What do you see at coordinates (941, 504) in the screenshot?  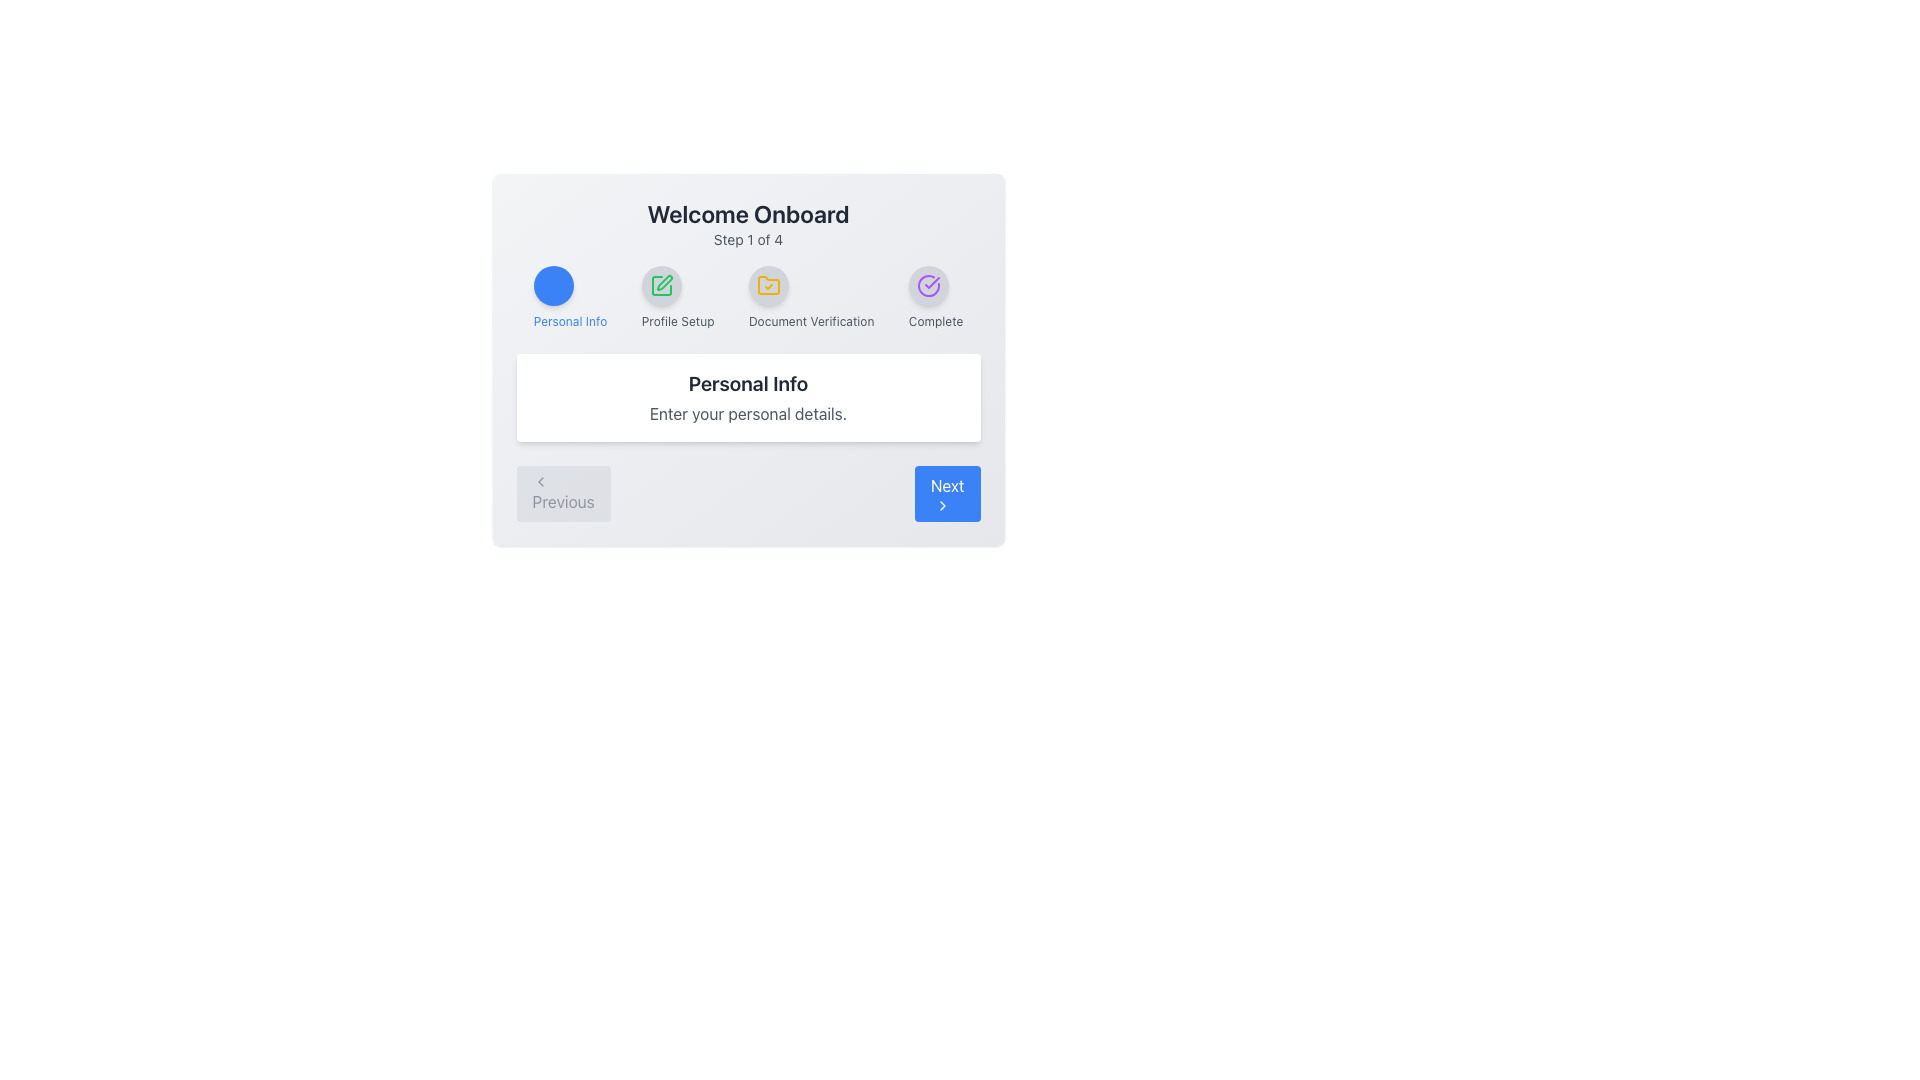 I see `the right-pointing chevron arrow icon of the 'Next' button to observe any visual changes` at bounding box center [941, 504].